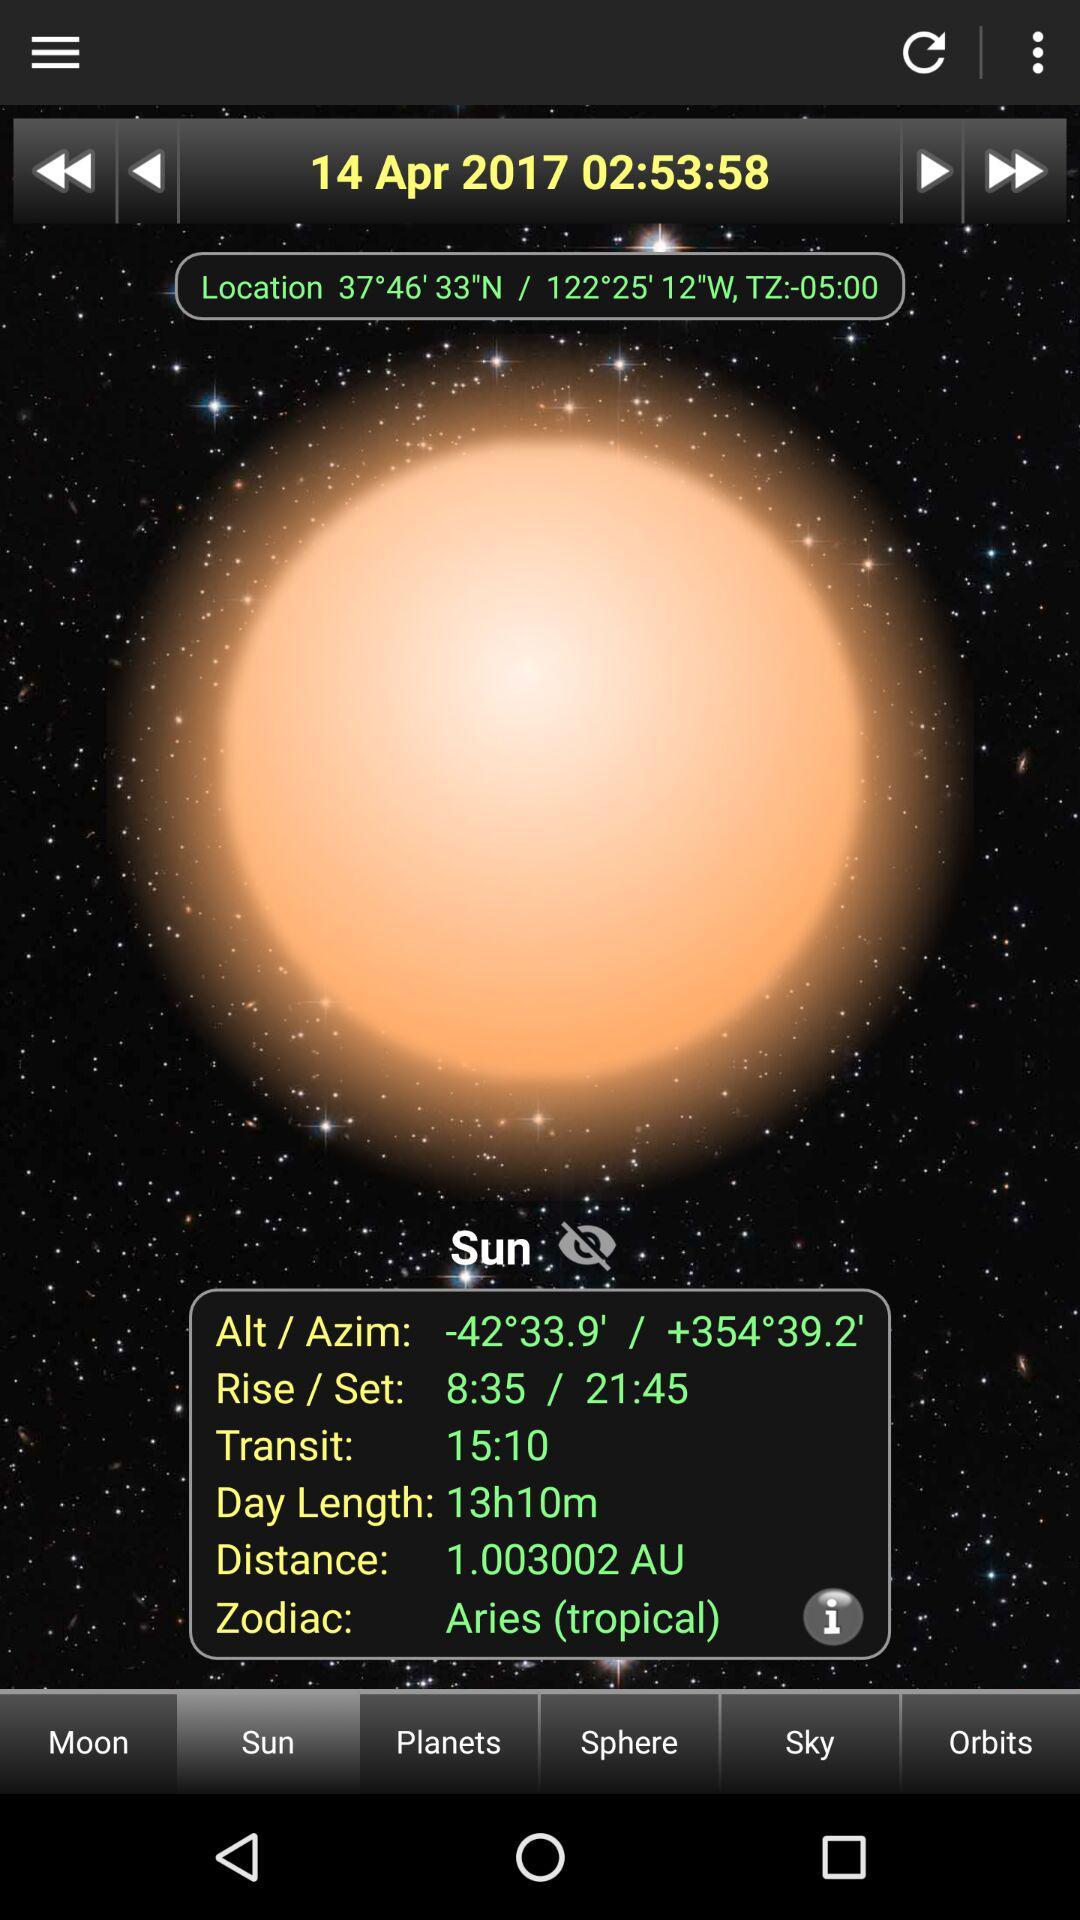  Describe the element at coordinates (1015, 171) in the screenshot. I see `the av_forward icon` at that location.